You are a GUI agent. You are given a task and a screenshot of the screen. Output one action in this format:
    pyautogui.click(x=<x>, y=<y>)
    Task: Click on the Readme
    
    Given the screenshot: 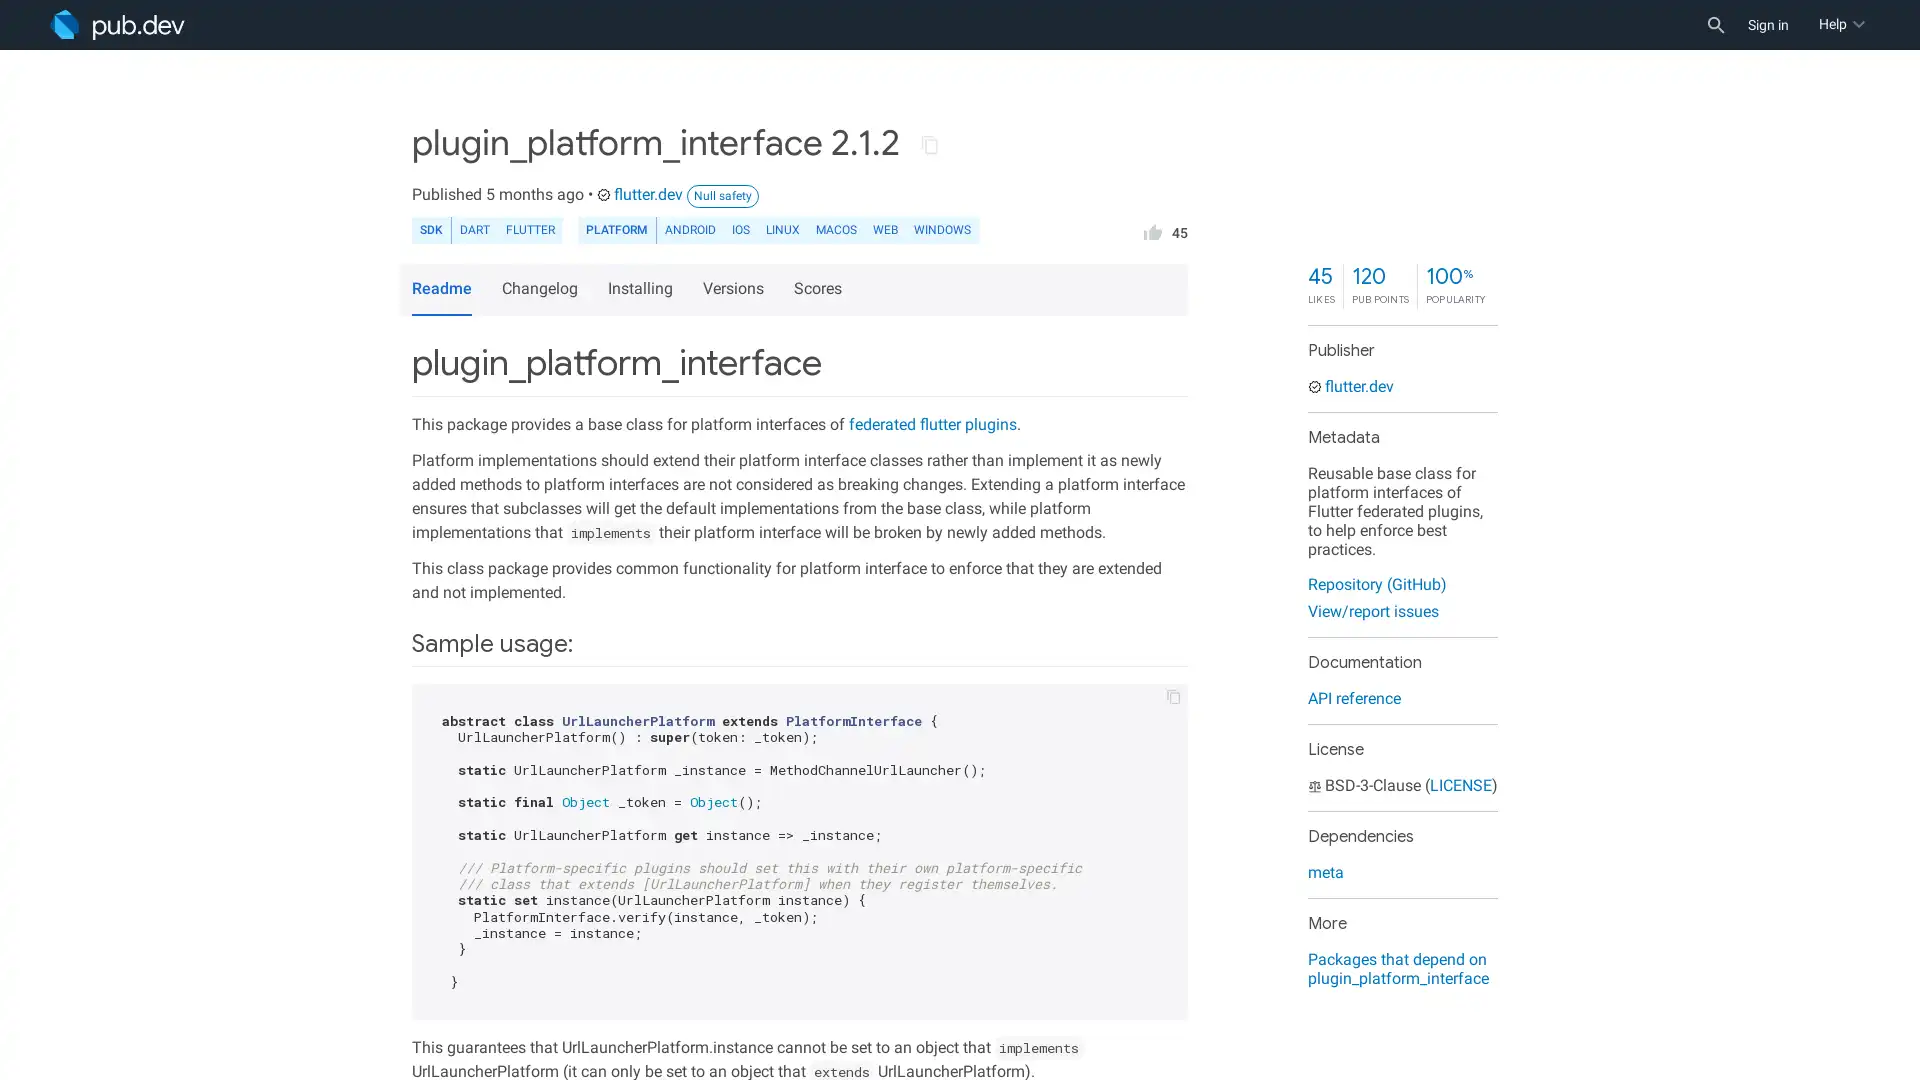 What is the action you would take?
    pyautogui.click(x=440, y=289)
    